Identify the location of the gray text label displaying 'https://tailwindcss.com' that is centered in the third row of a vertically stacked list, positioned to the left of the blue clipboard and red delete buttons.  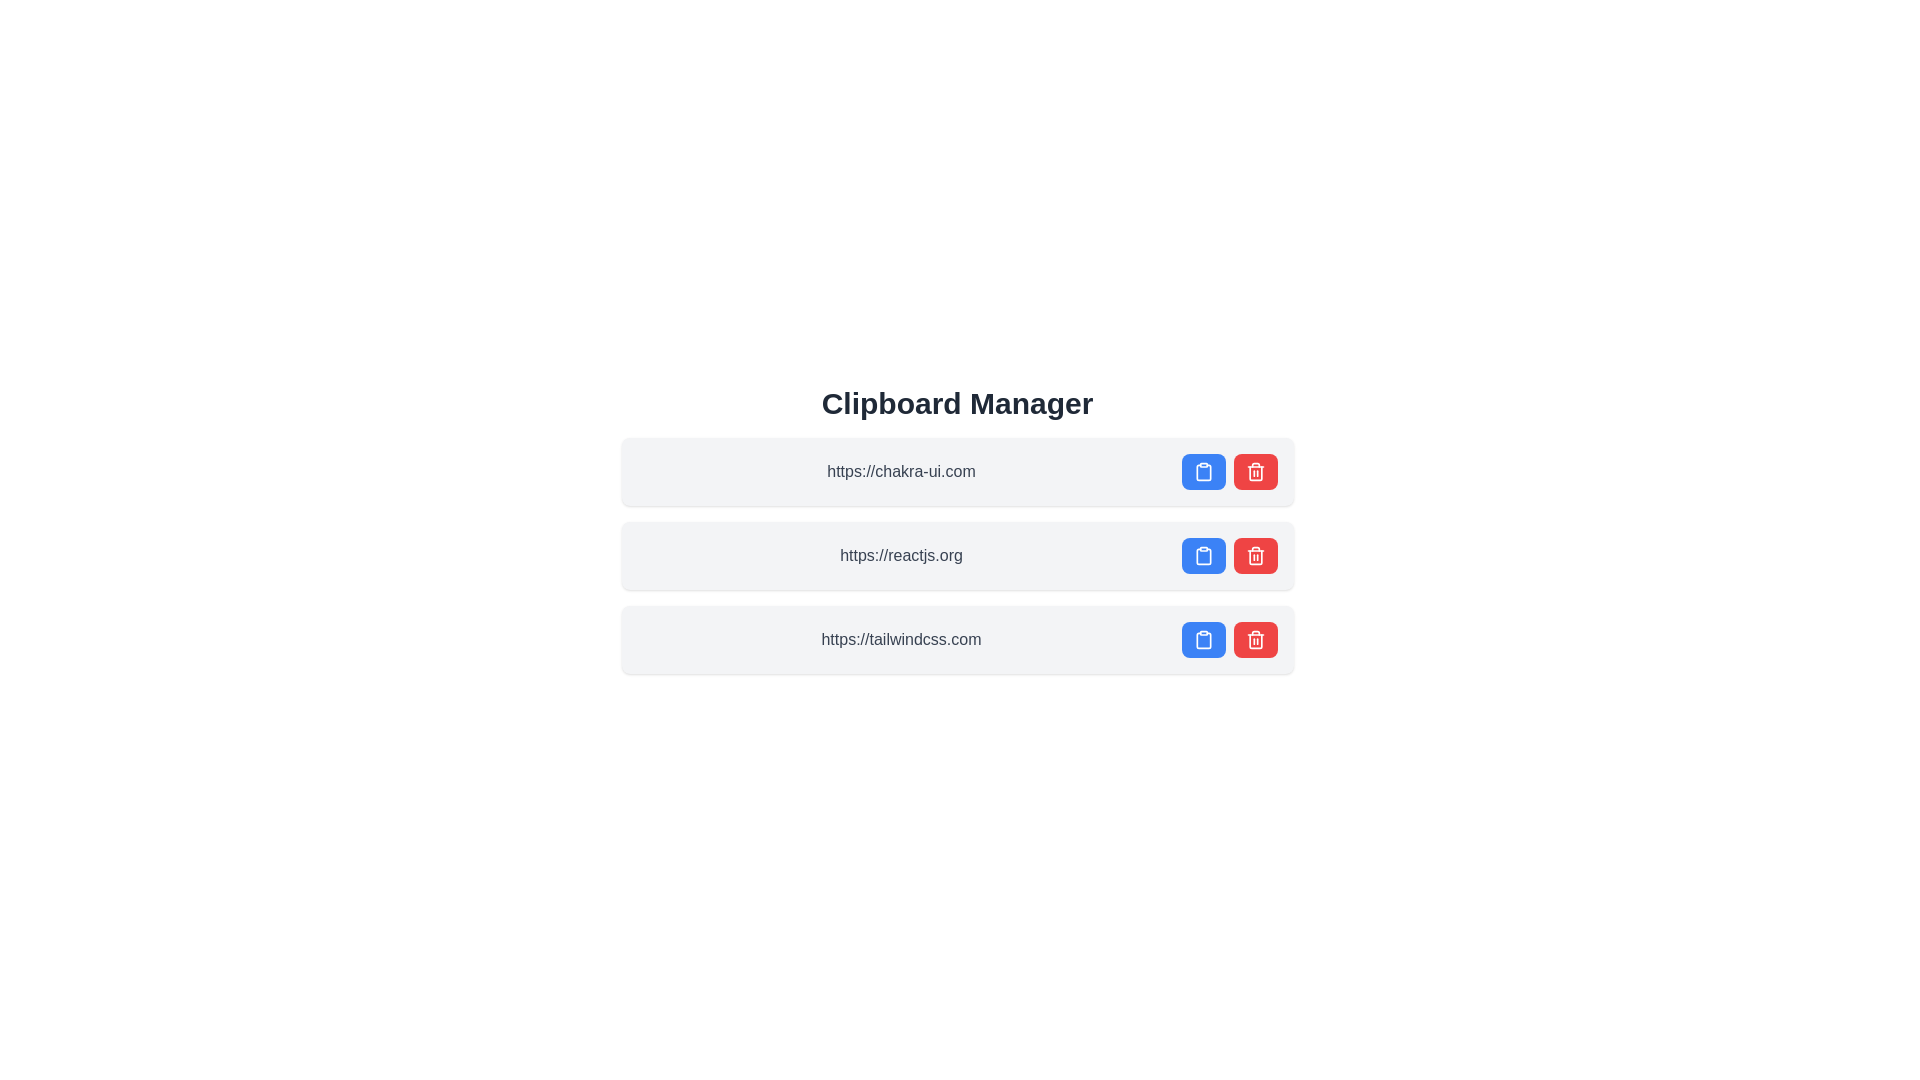
(900, 640).